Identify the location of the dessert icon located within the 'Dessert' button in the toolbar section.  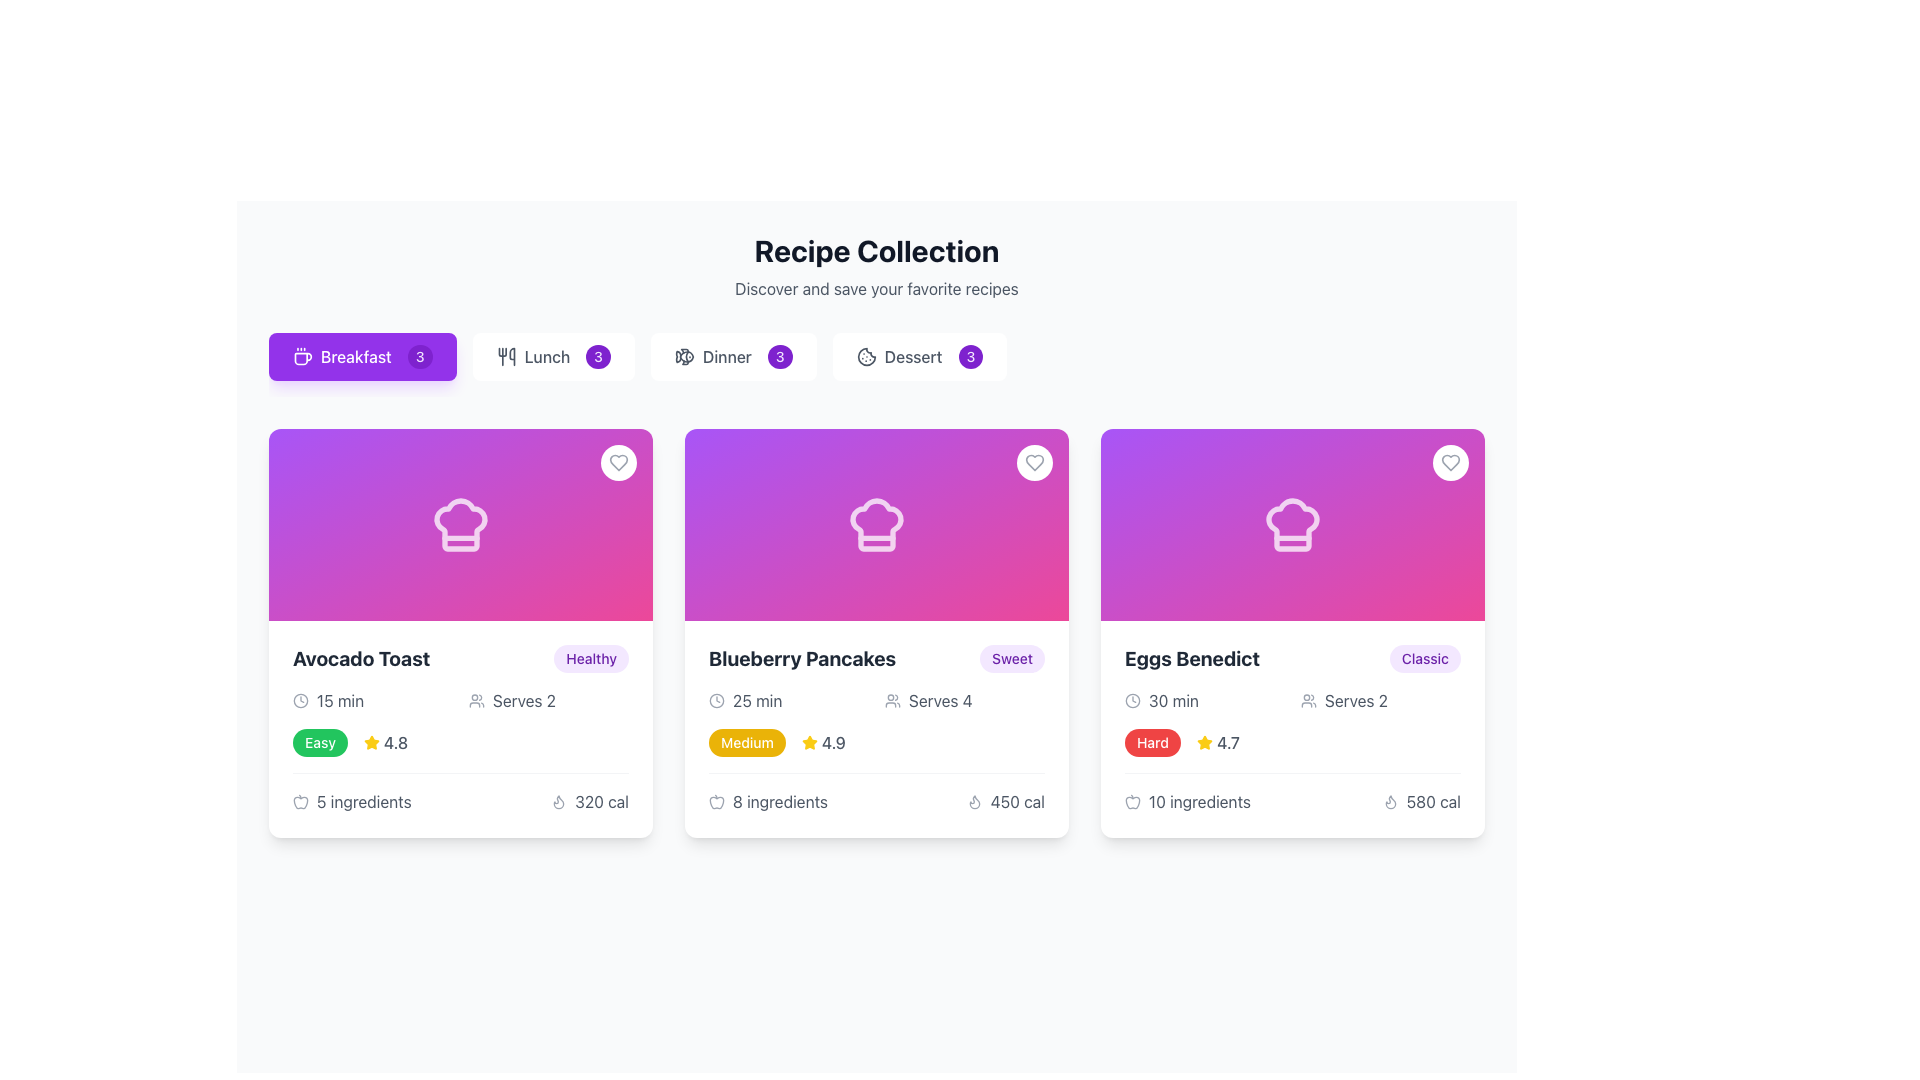
(866, 356).